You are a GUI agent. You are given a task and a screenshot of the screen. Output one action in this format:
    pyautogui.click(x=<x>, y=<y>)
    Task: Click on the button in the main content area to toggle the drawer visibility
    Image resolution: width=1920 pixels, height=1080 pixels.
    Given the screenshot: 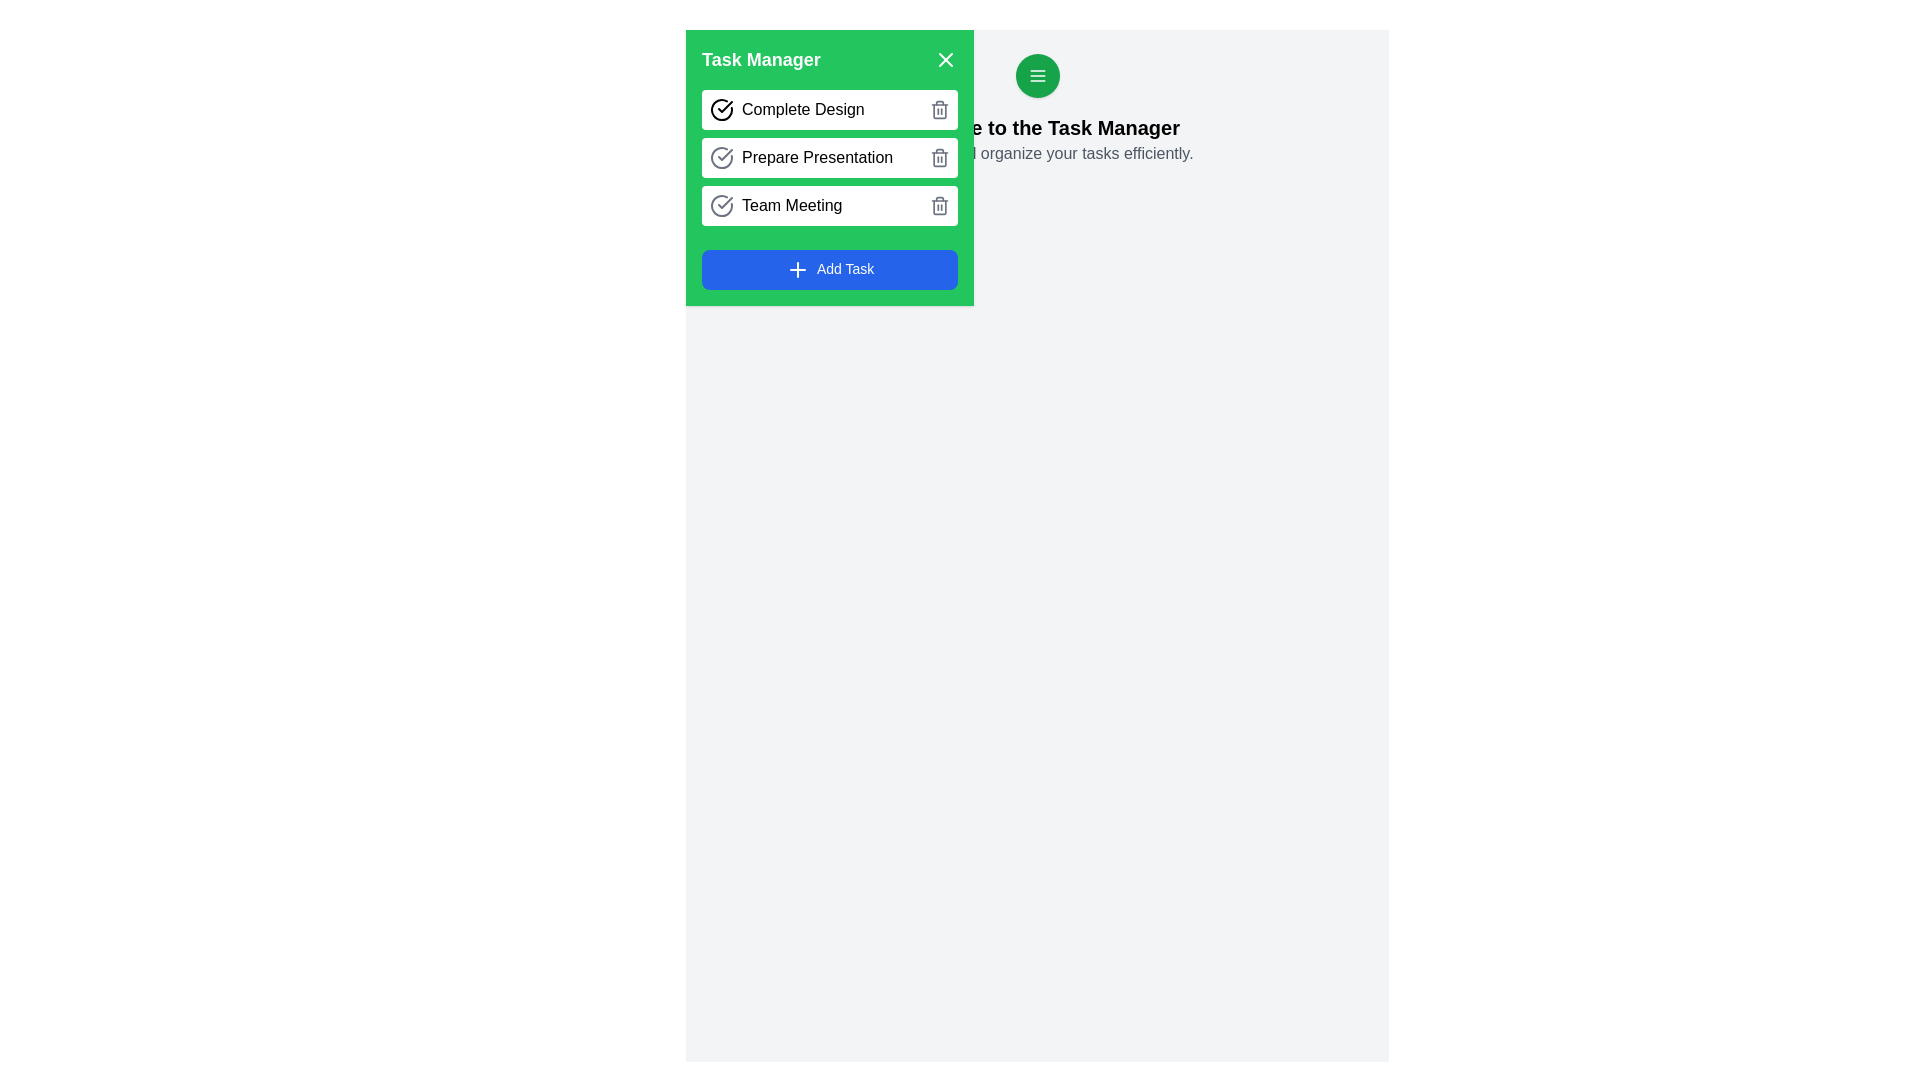 What is the action you would take?
    pyautogui.click(x=1037, y=75)
    